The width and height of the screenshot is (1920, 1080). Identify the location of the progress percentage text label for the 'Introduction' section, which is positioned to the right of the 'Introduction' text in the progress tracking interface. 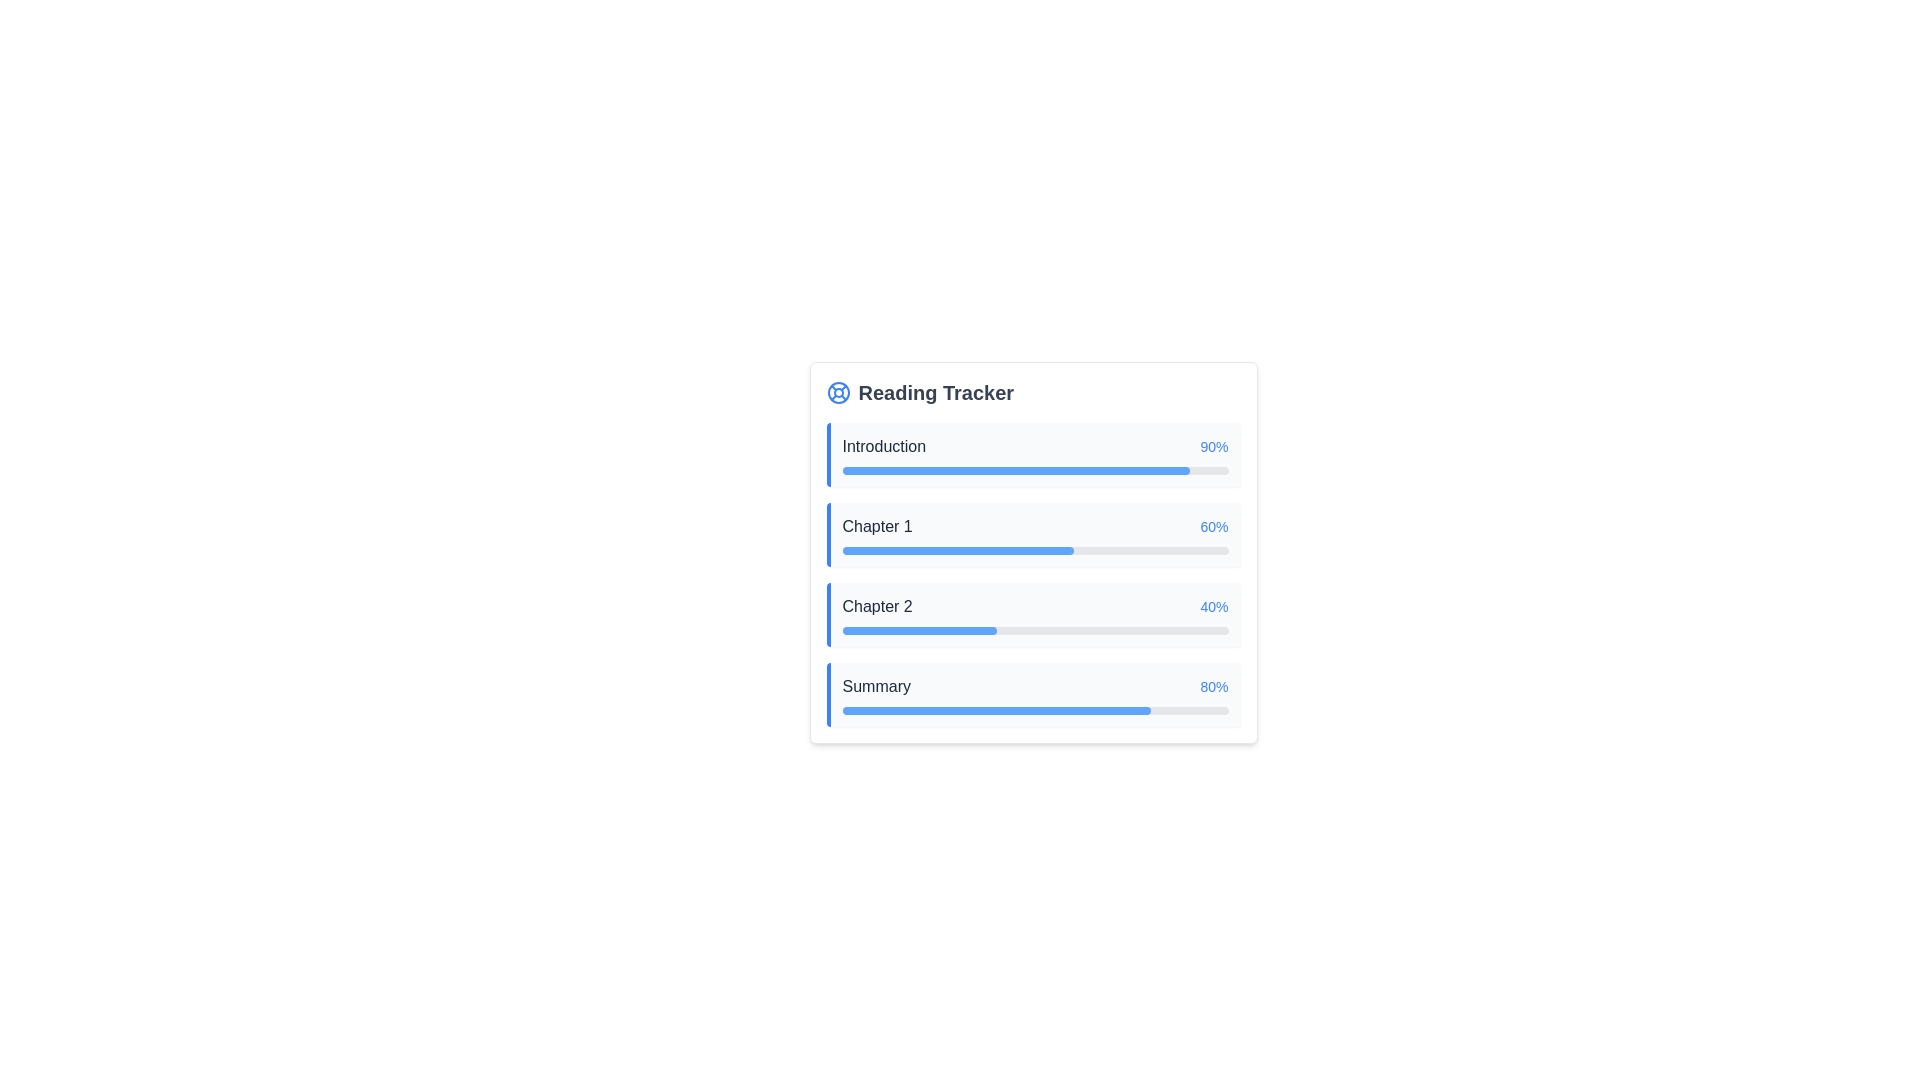
(1213, 446).